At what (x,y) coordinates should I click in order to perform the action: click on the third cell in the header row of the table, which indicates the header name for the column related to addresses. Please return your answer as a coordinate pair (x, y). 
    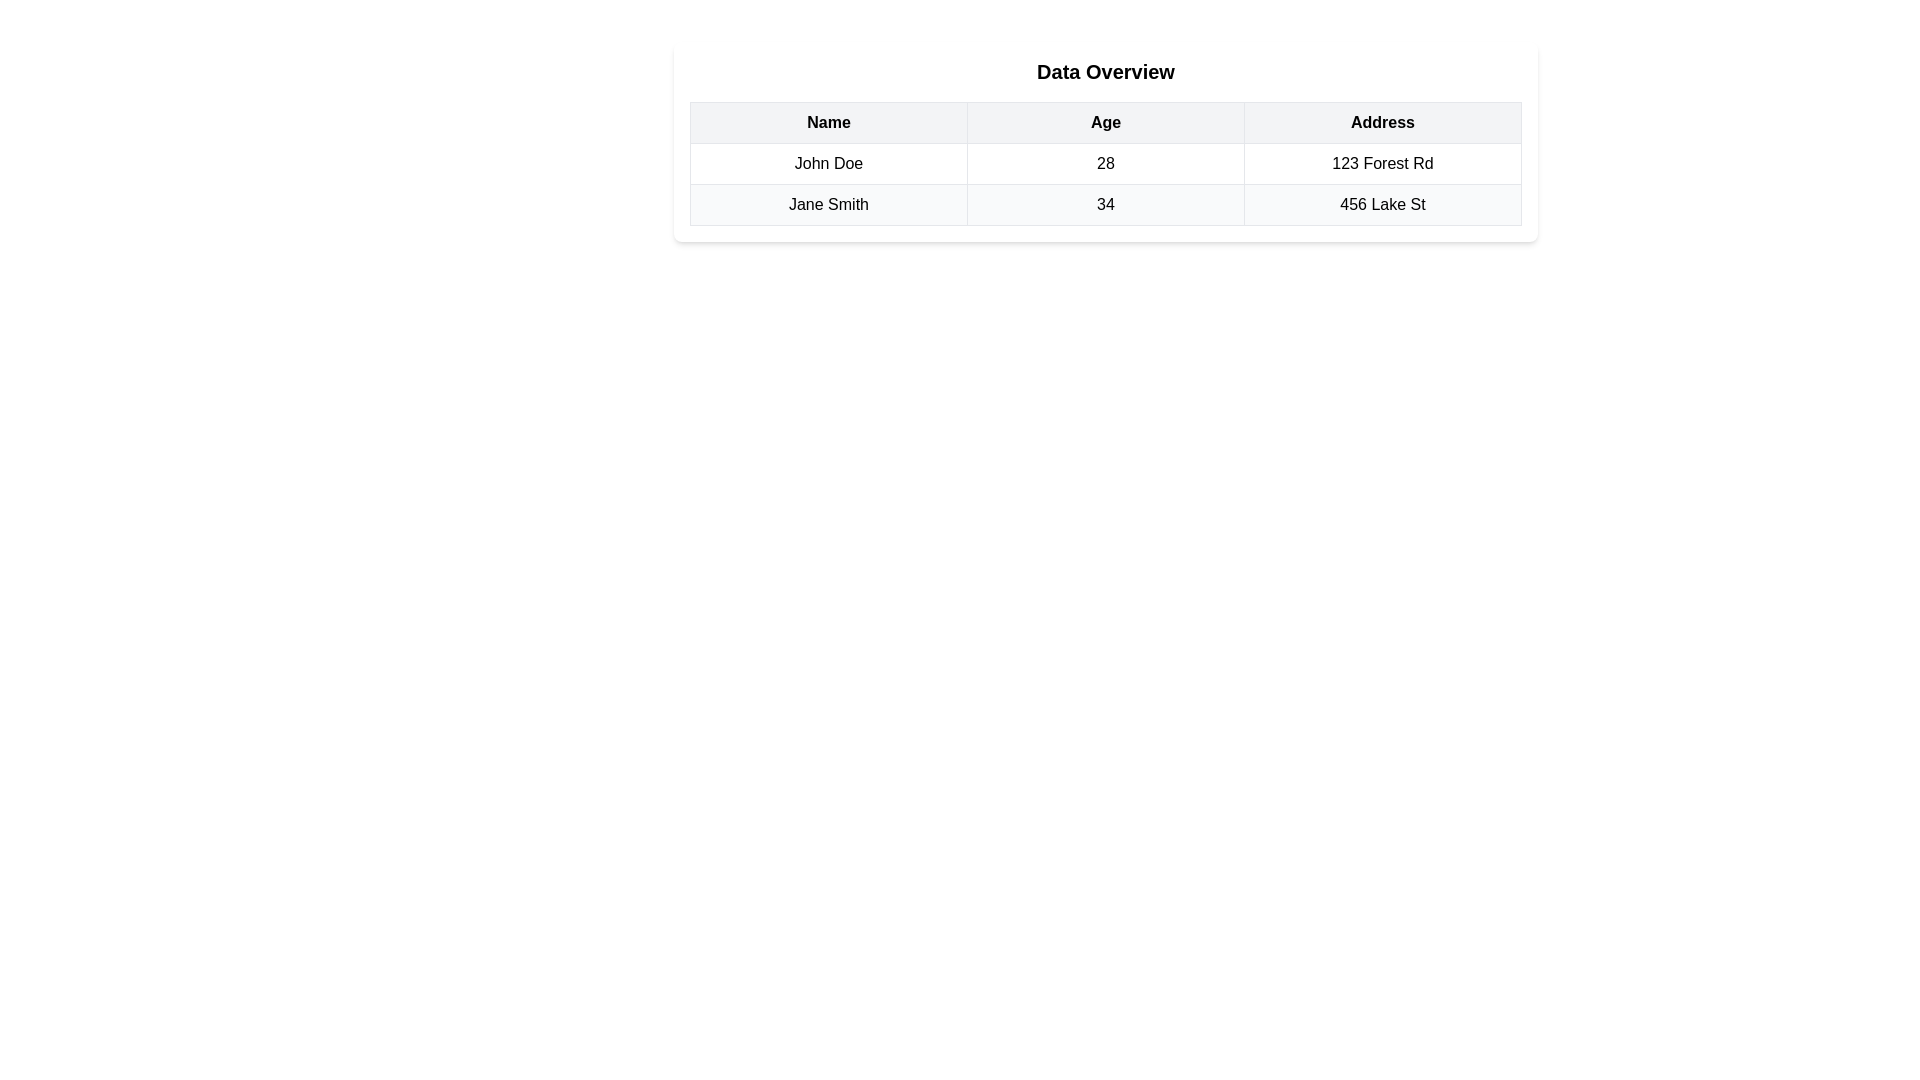
    Looking at the image, I should click on (1381, 123).